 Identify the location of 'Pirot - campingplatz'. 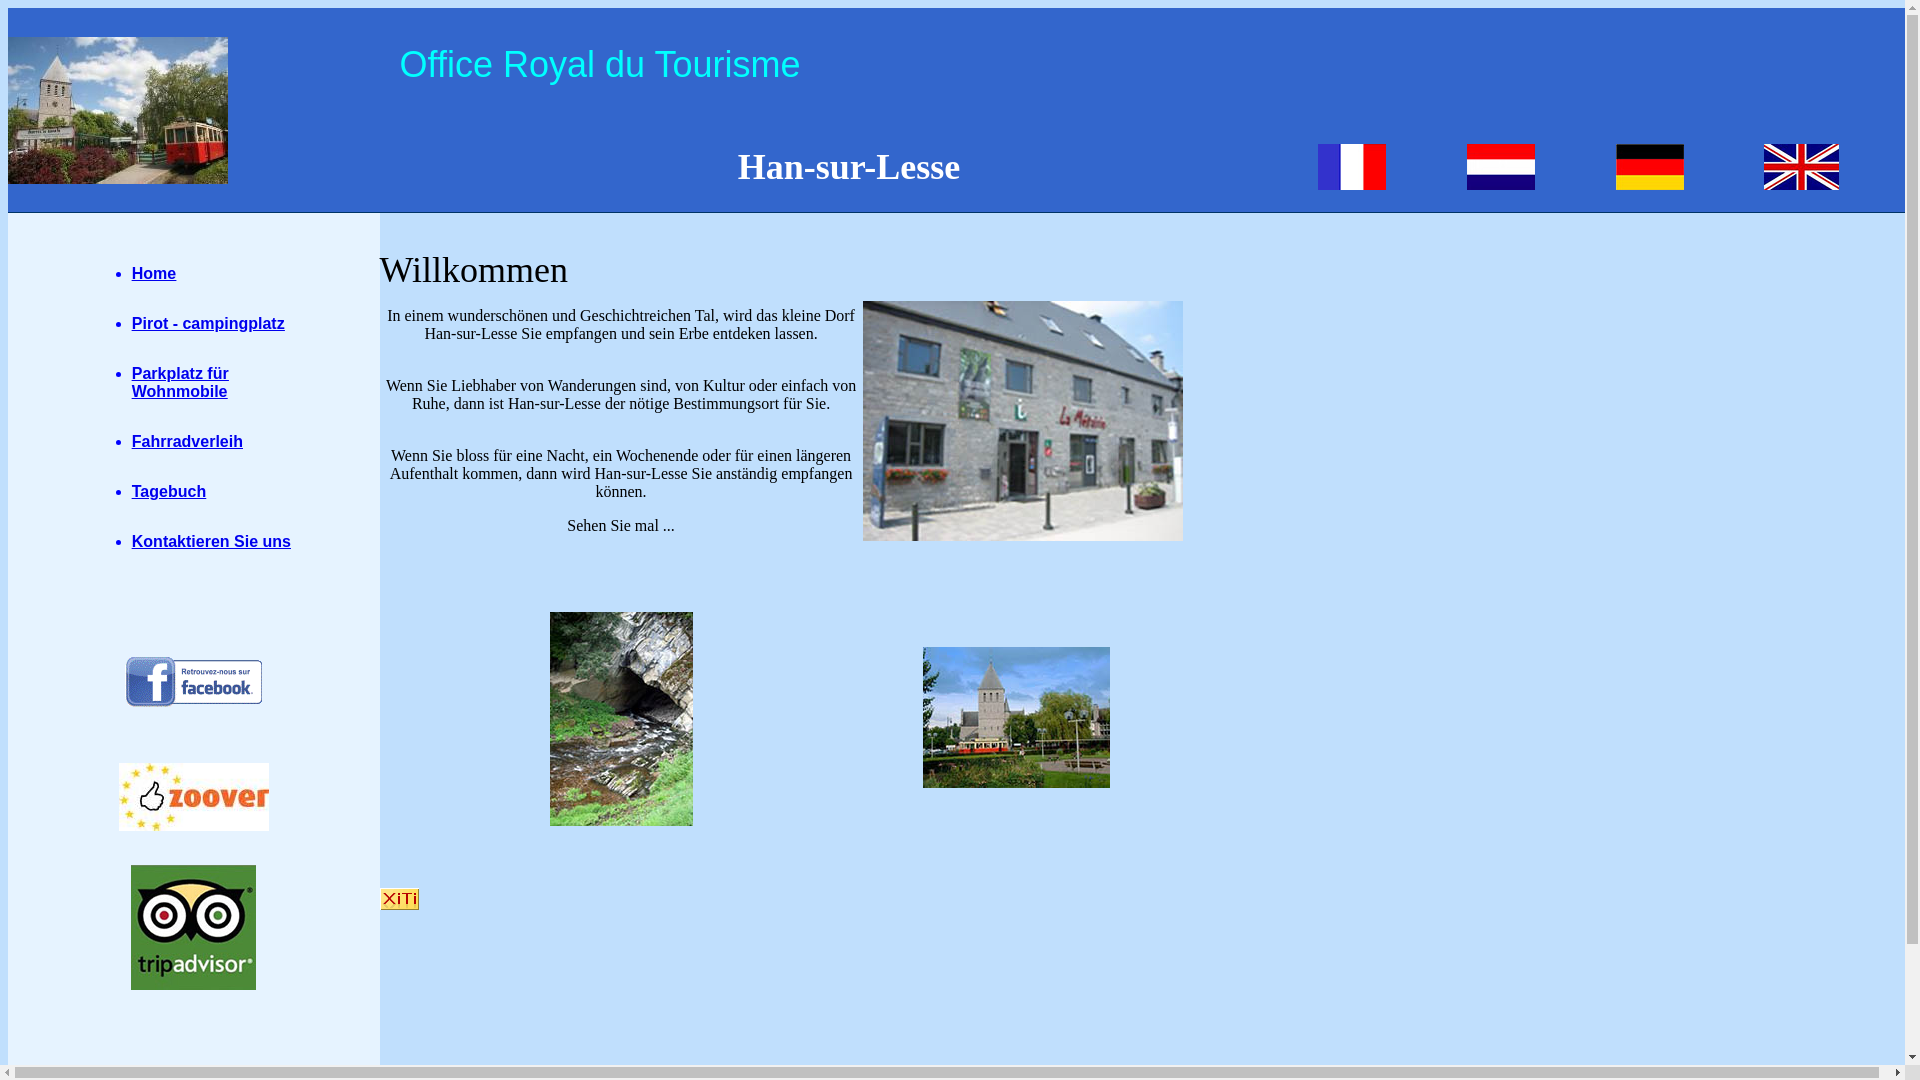
(208, 322).